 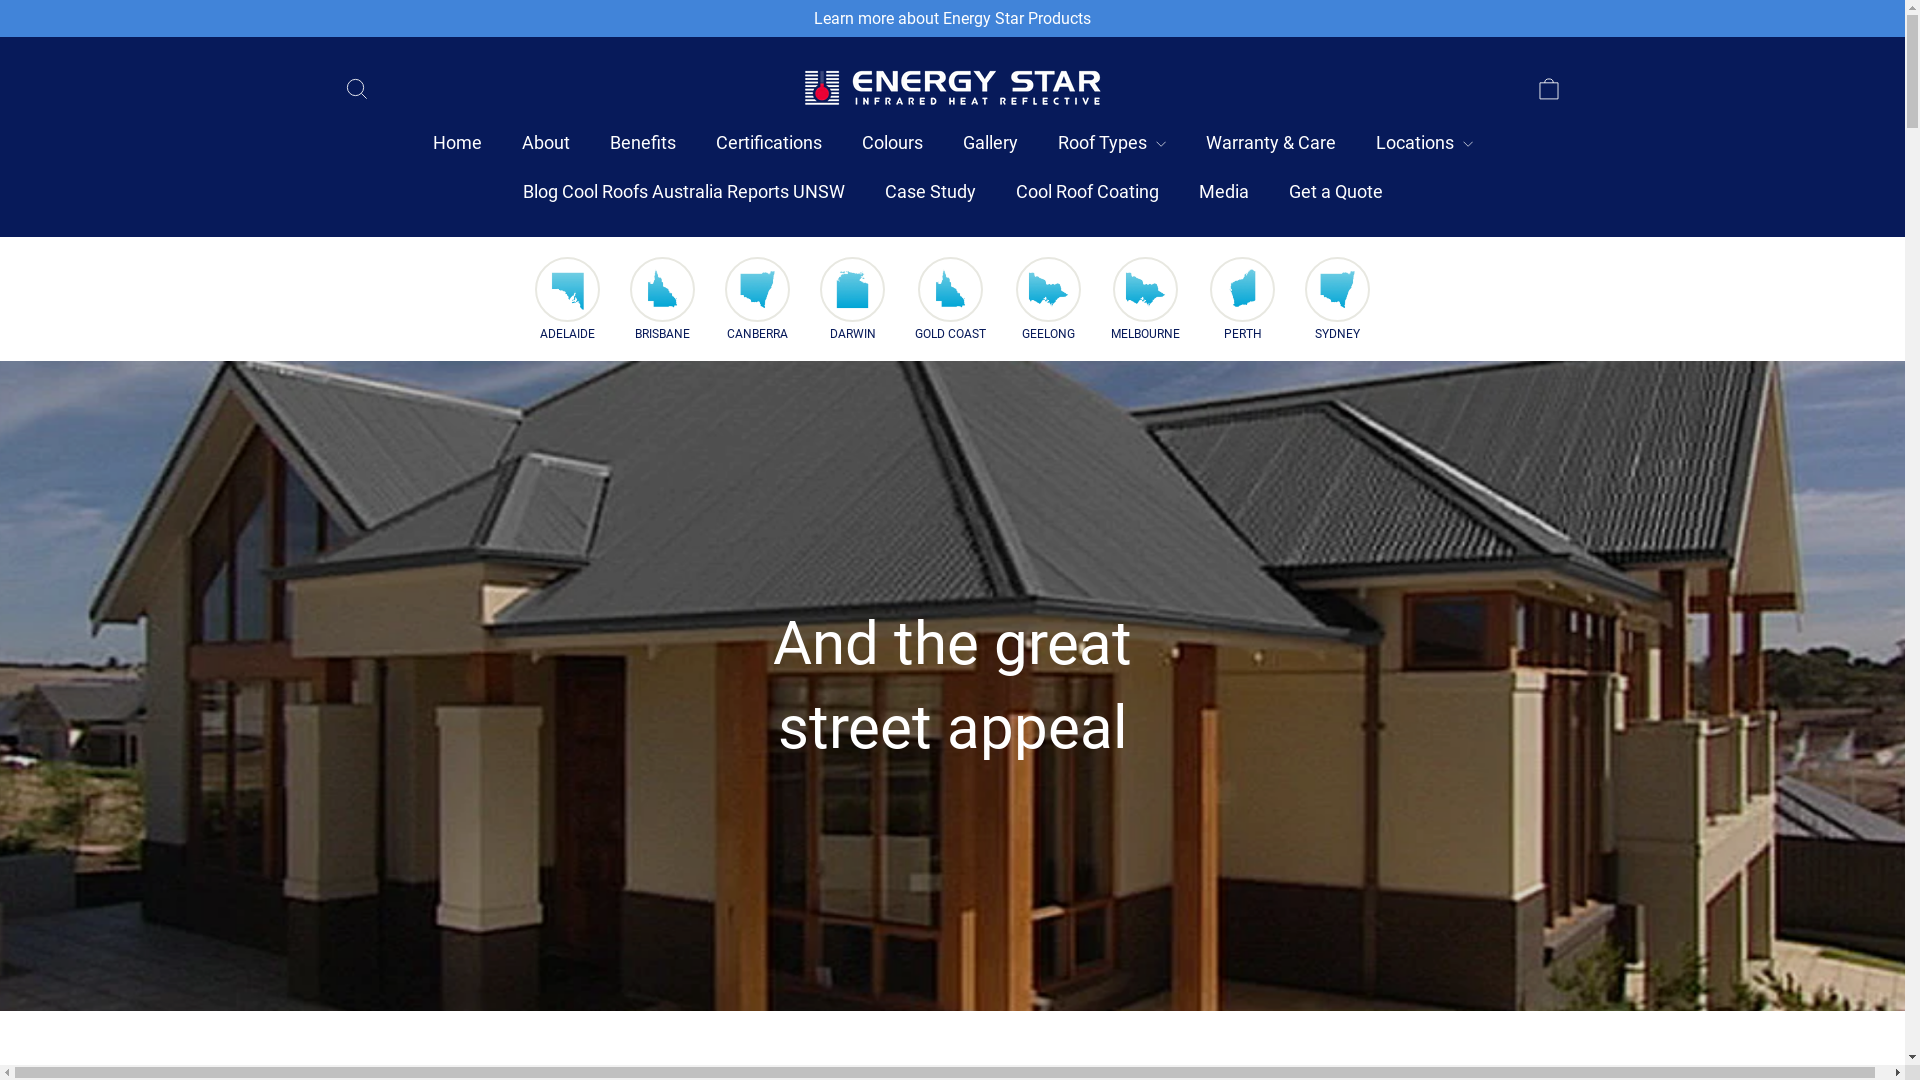 I want to click on 'icon-search, so click(x=355, y=86).